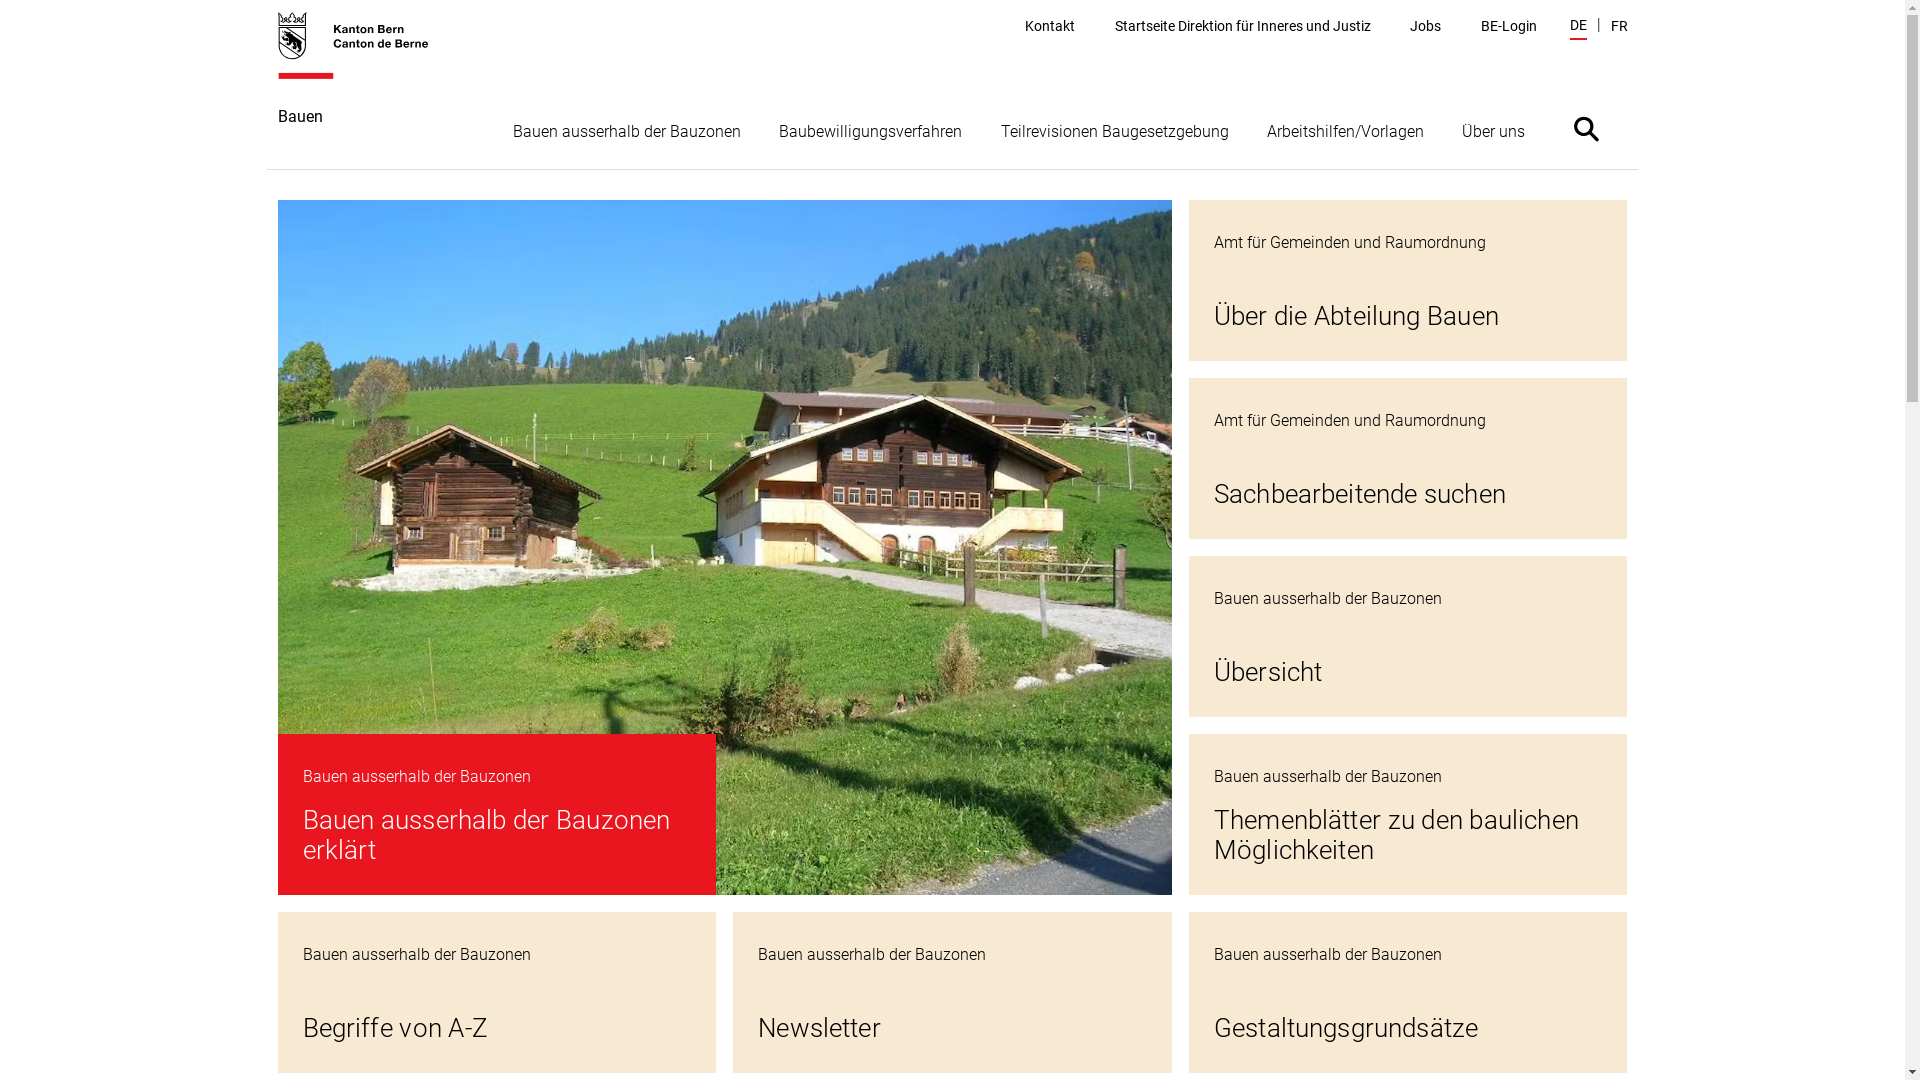 This screenshot has height=1080, width=1920. I want to click on 'BE-Login', so click(1481, 26).